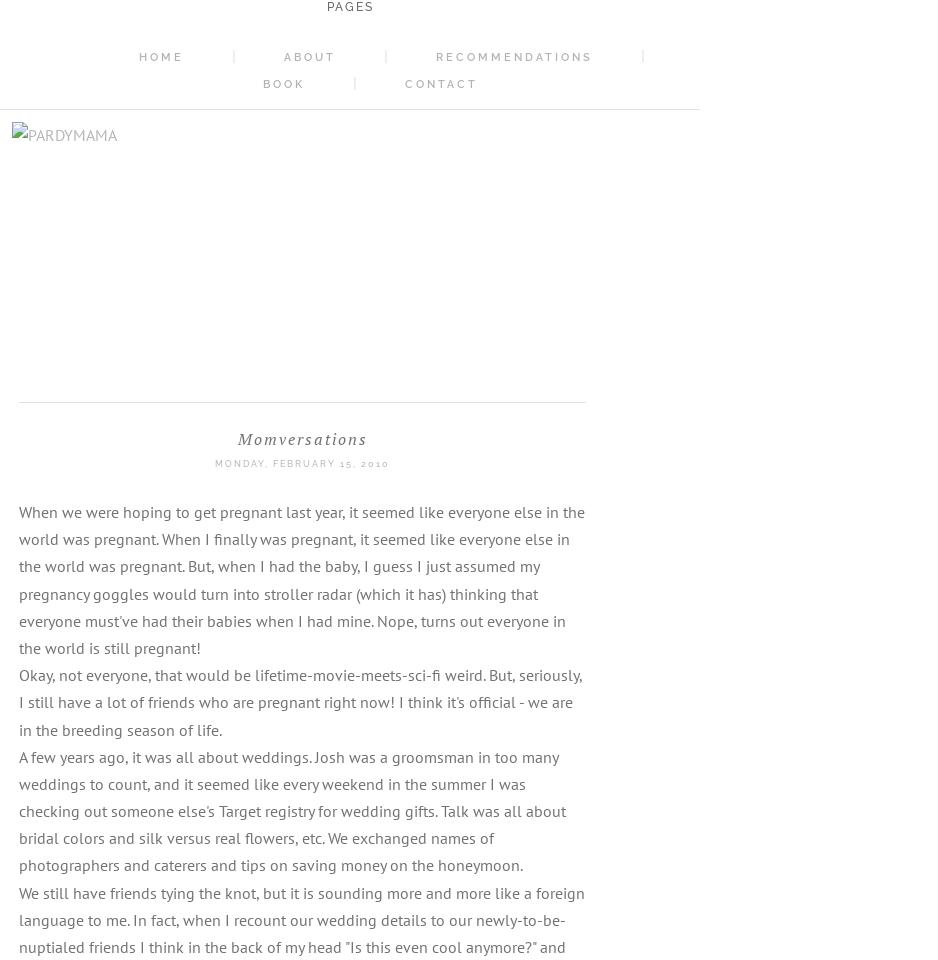  Describe the element at coordinates (349, 6) in the screenshot. I see `'Pages'` at that location.